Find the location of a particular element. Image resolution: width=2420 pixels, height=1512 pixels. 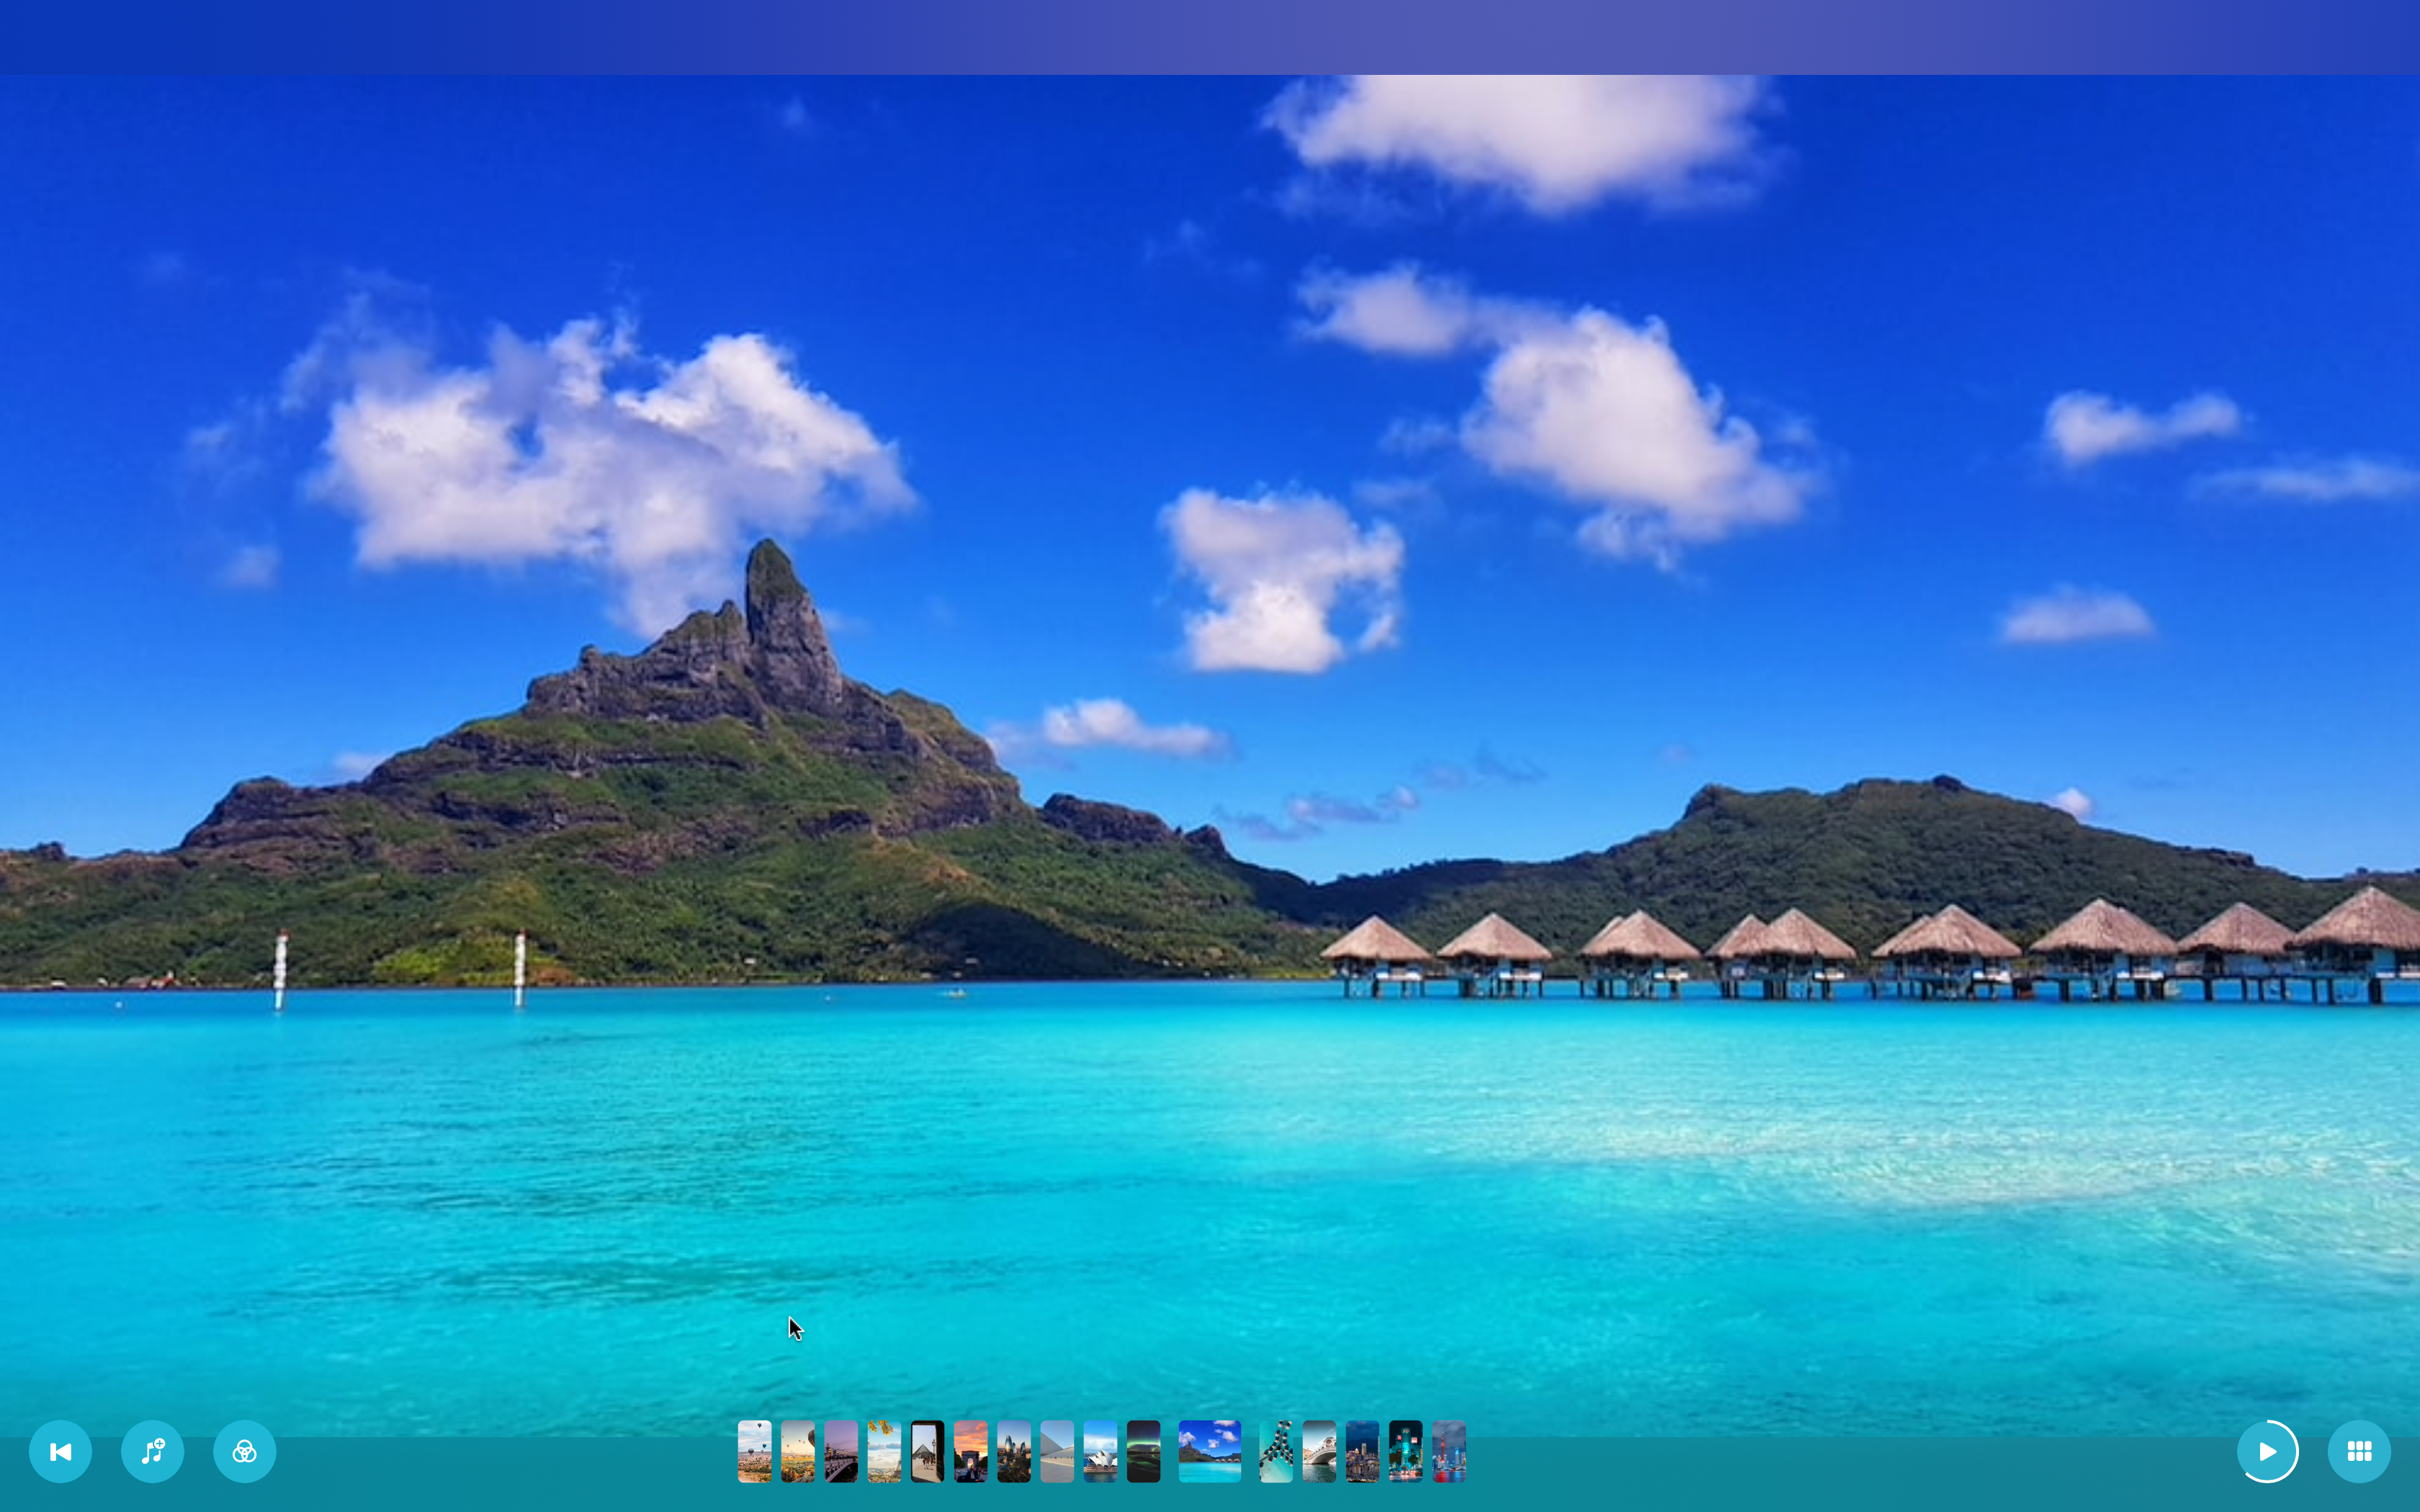

Go to the second picture in the slideshow is located at coordinates (797, 1449).